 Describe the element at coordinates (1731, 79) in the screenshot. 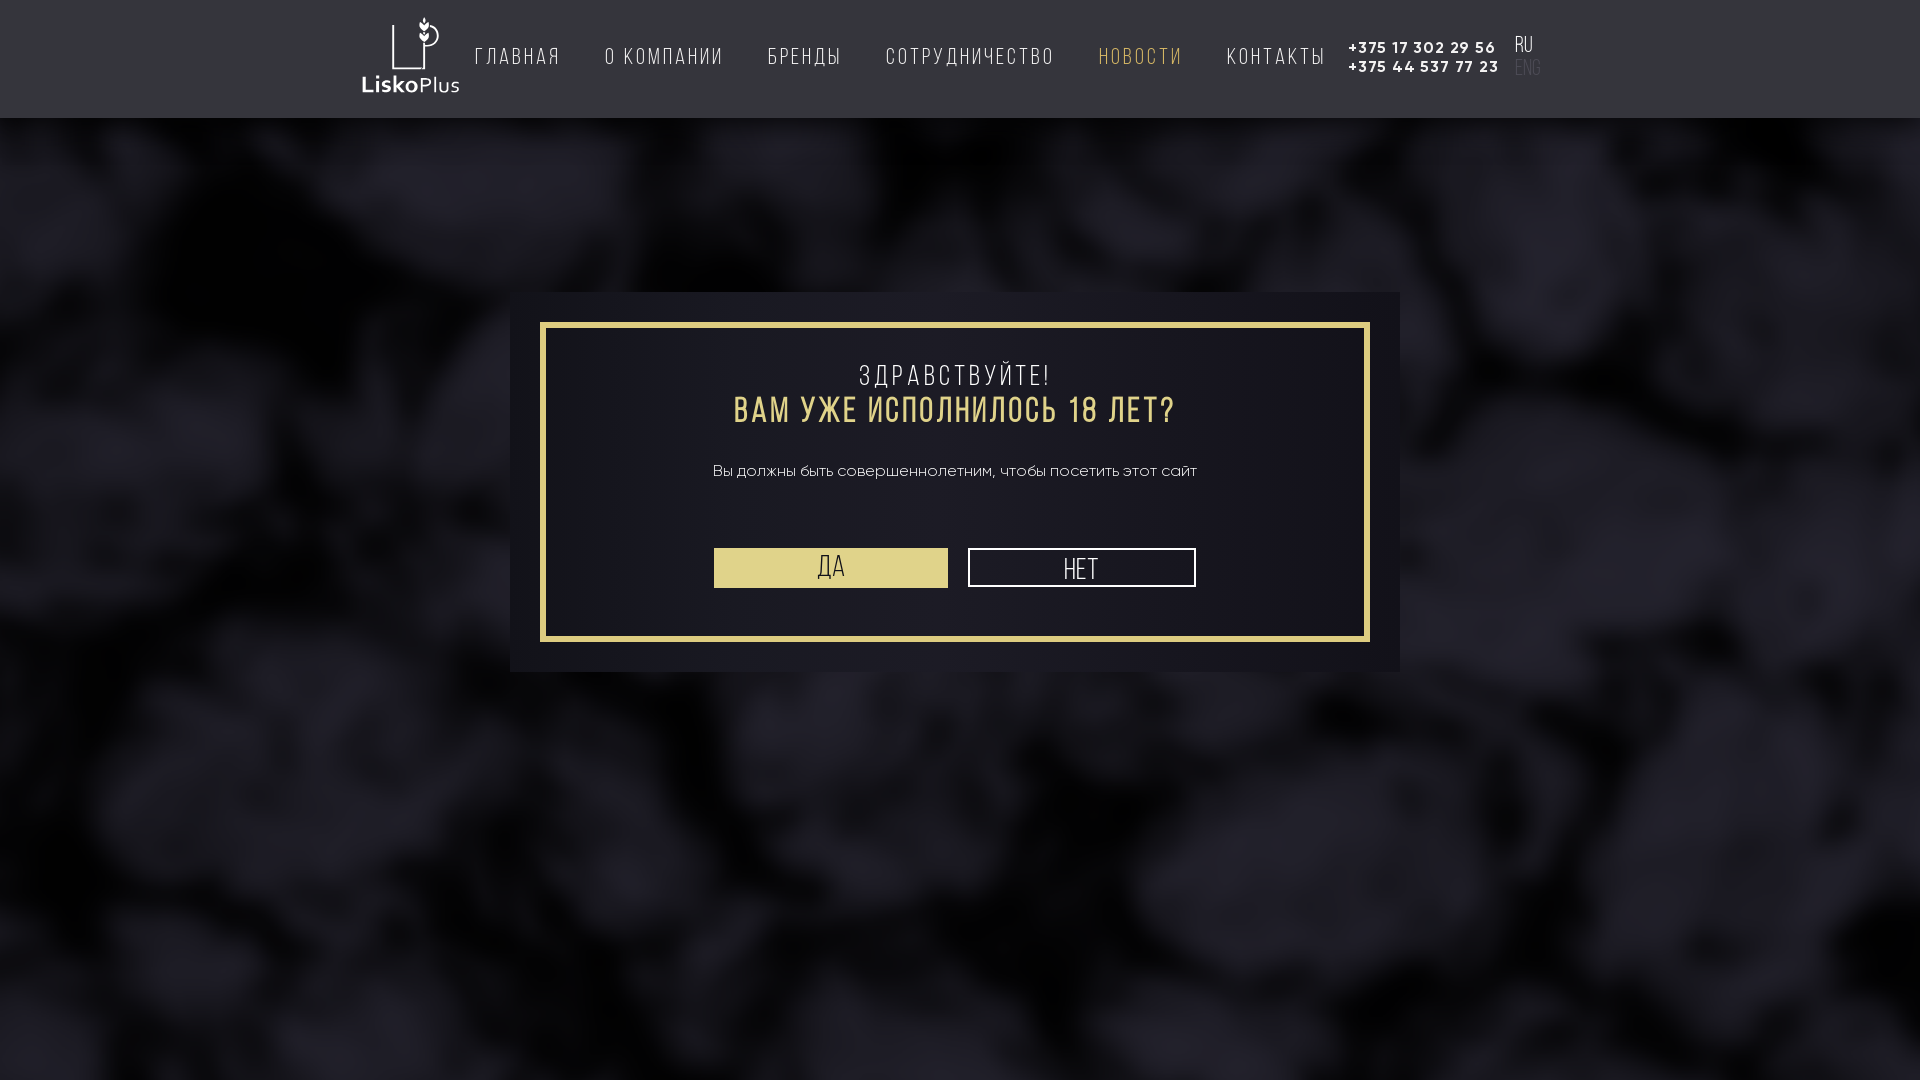

I see `'RU'` at that location.